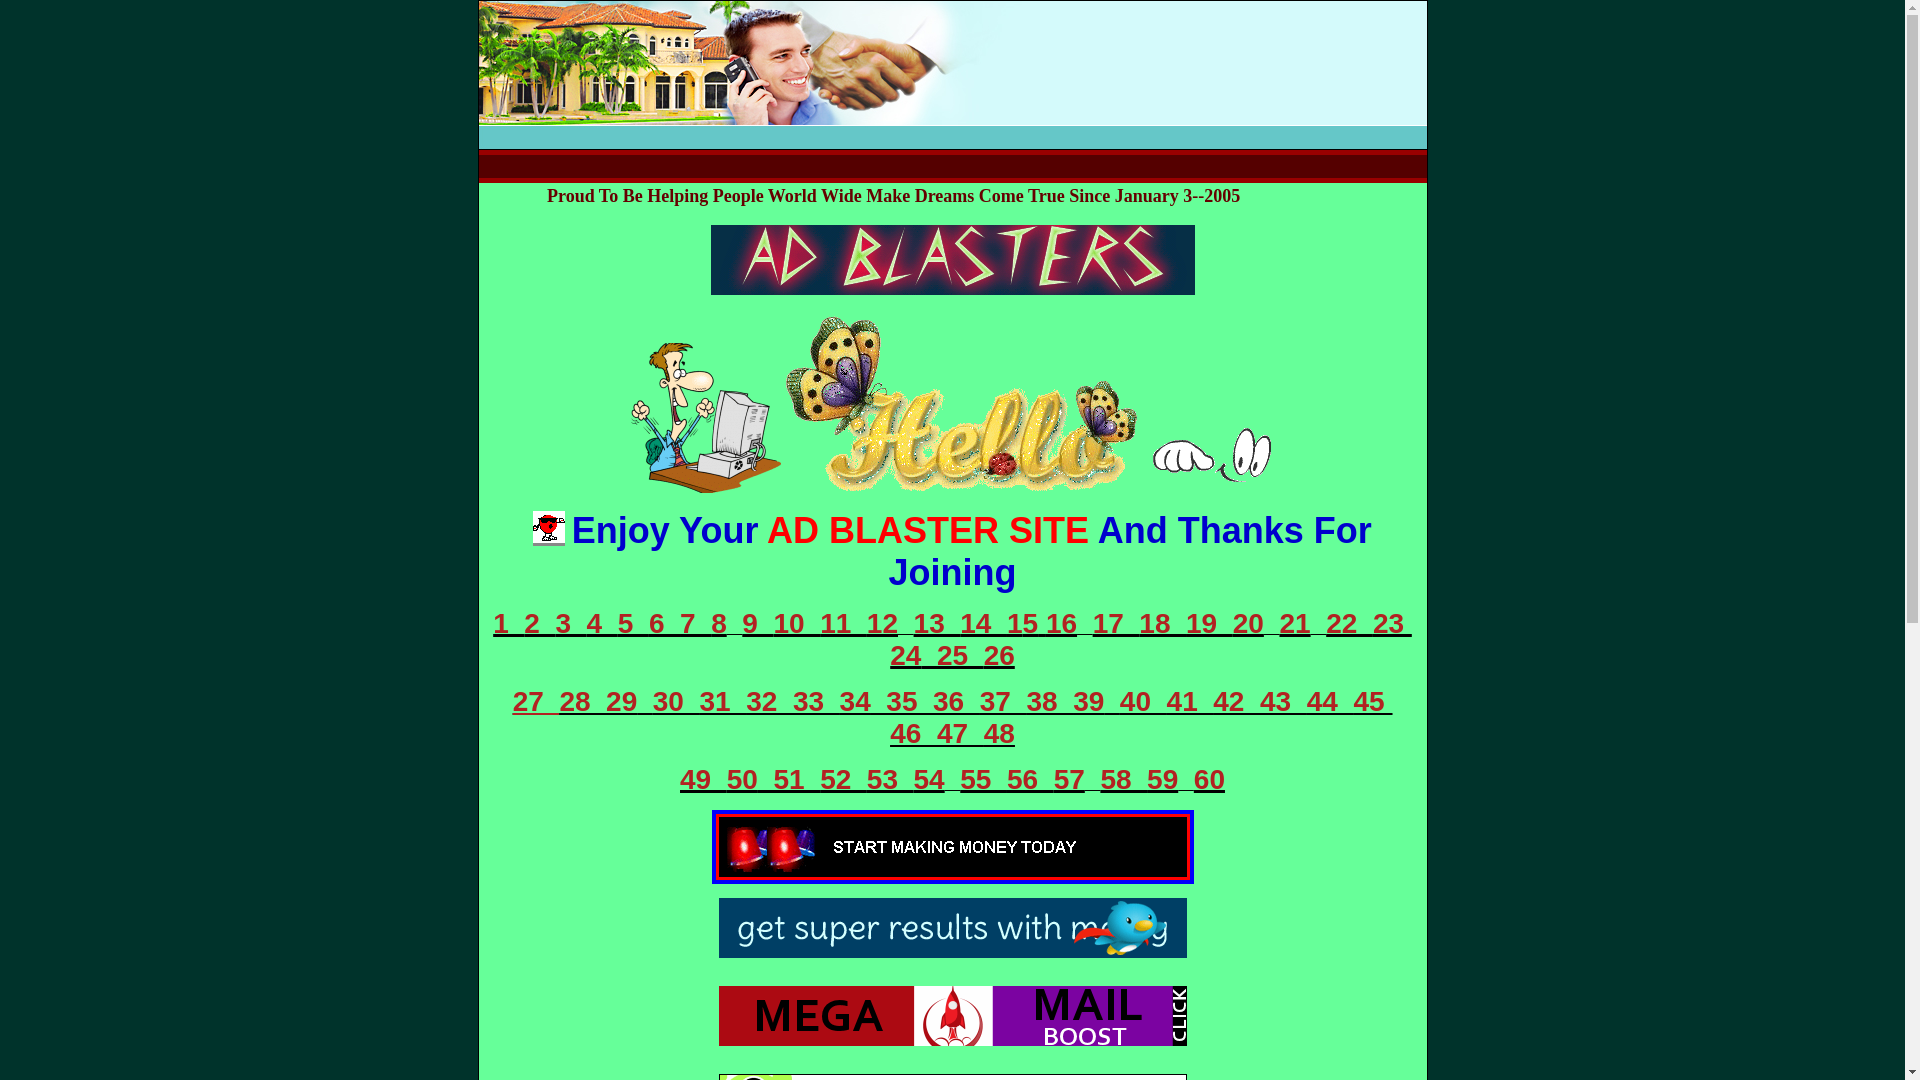  Describe the element at coordinates (1068, 778) in the screenshot. I see `'57'` at that location.